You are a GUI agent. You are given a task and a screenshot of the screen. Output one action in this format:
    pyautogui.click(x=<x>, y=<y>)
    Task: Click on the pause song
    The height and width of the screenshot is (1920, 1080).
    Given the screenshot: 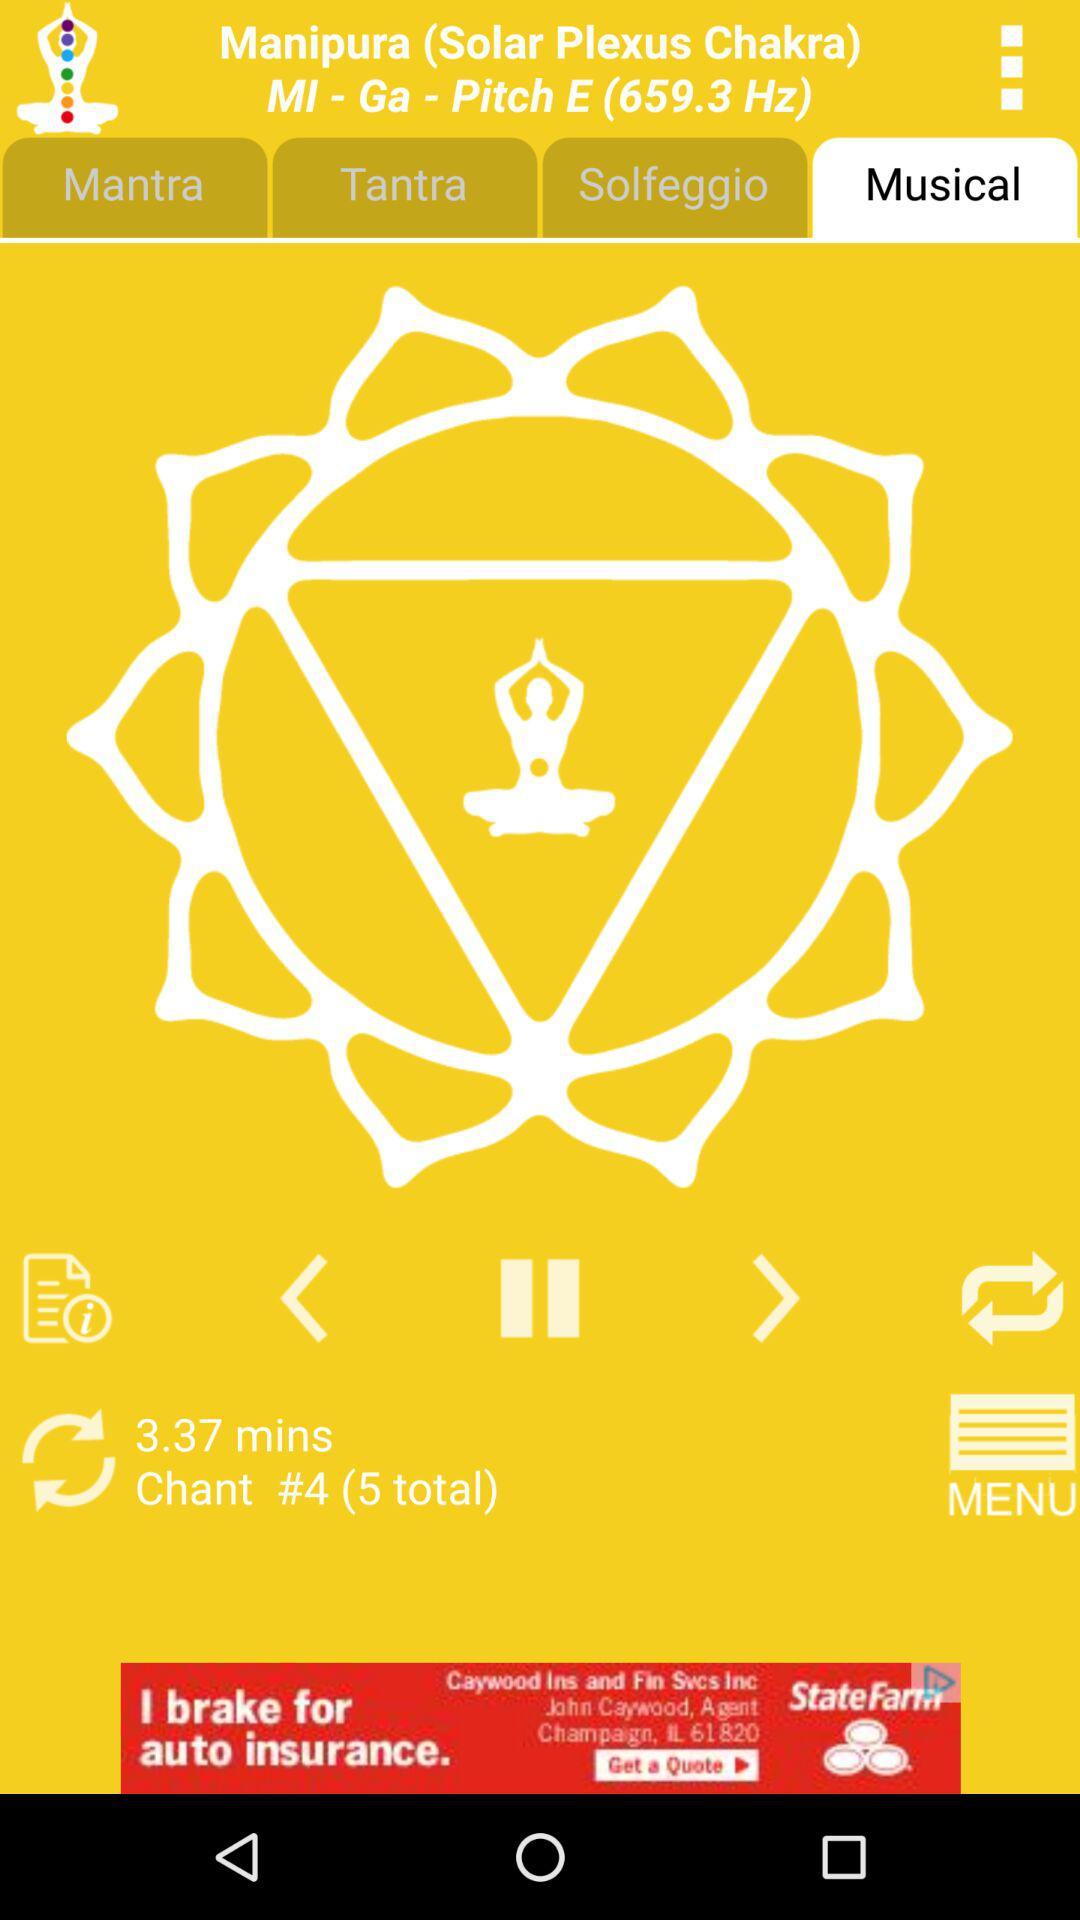 What is the action you would take?
    pyautogui.click(x=540, y=1298)
    